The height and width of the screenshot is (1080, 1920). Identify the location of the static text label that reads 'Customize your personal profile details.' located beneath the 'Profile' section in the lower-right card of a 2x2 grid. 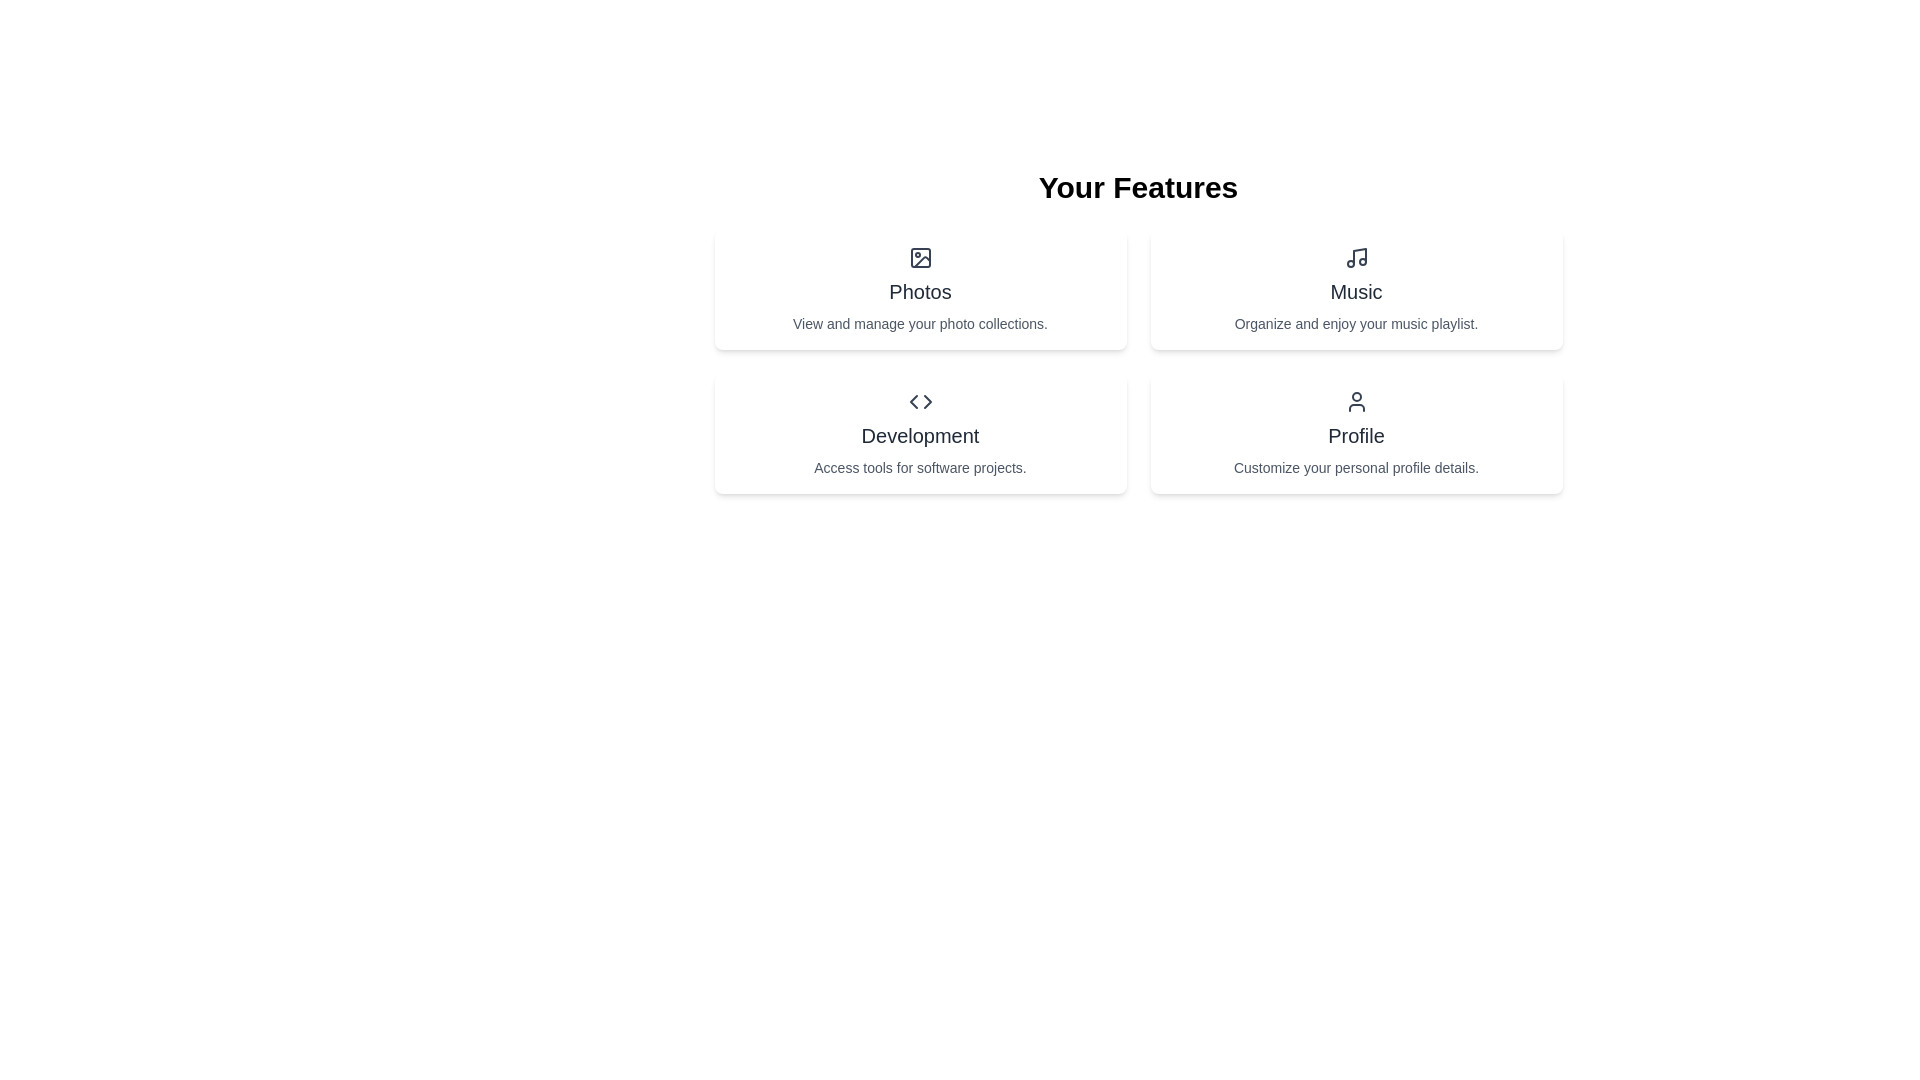
(1356, 467).